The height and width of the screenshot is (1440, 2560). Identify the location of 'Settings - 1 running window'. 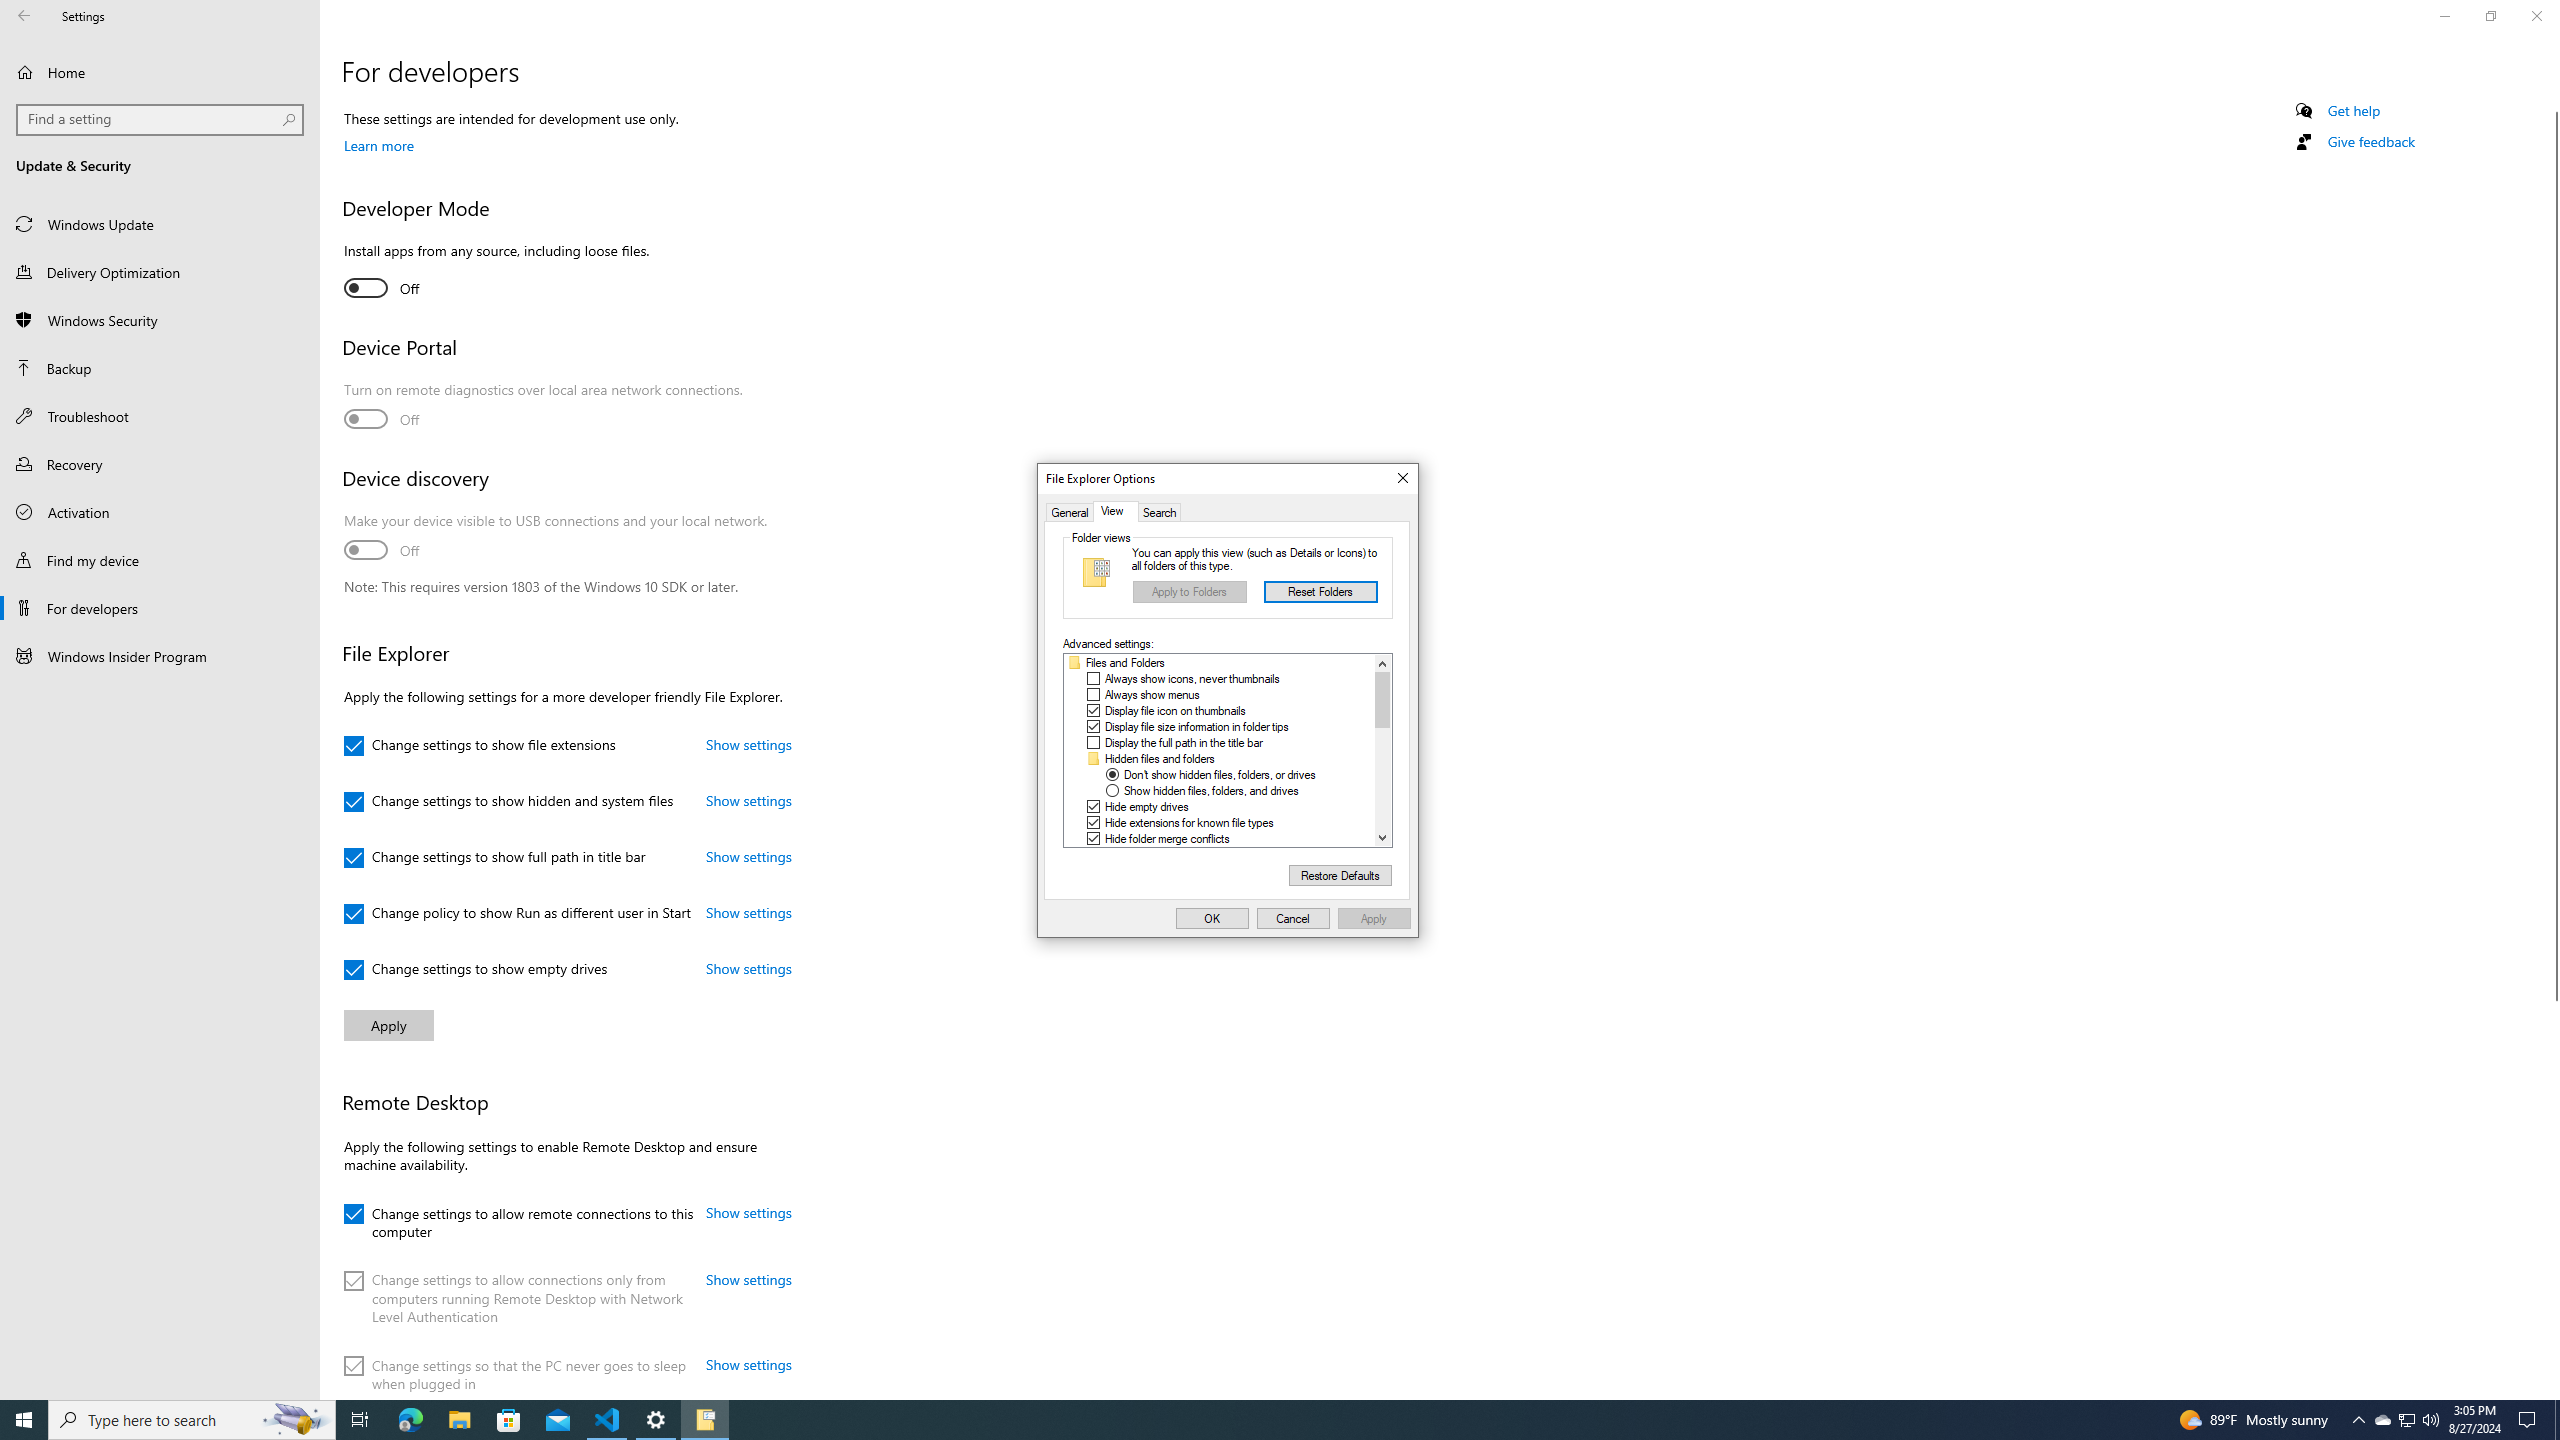
(656, 1418).